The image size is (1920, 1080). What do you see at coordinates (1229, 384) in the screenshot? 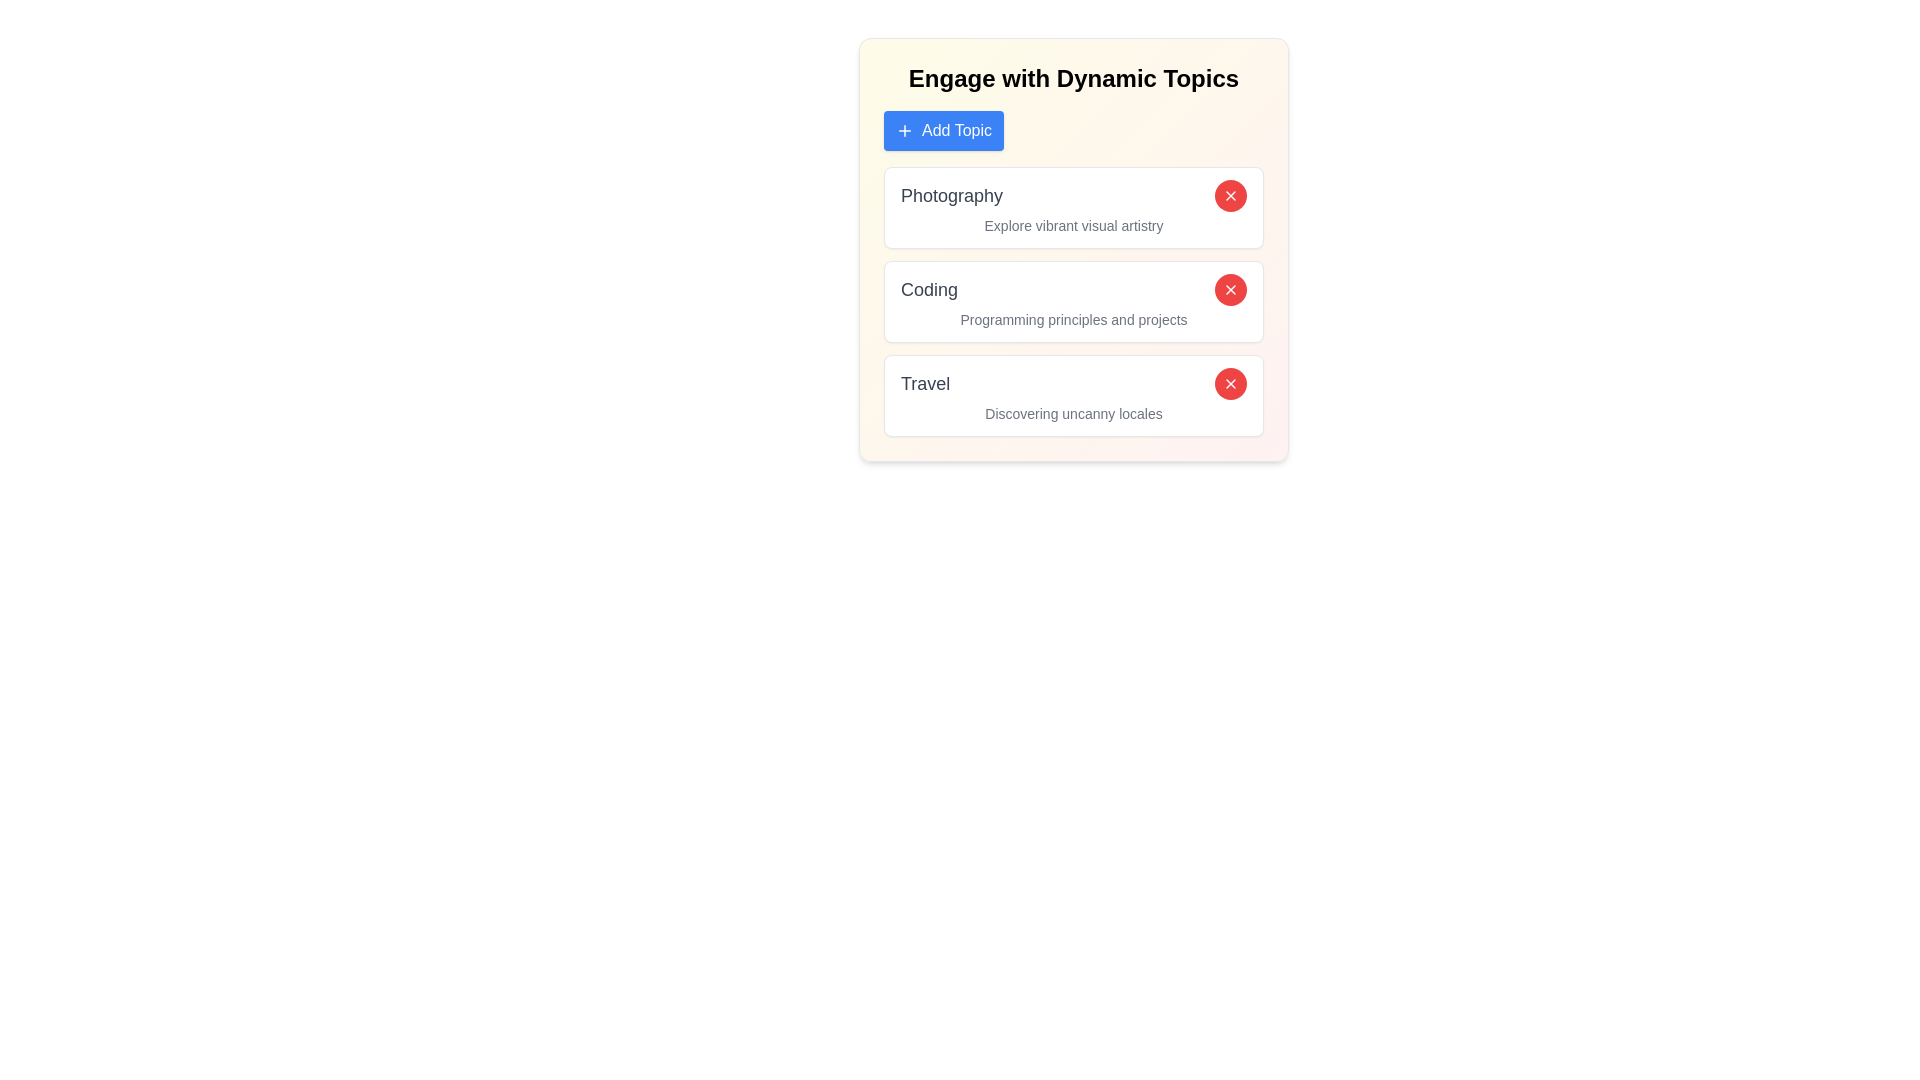
I see `red 'X' button next to the topic labeled Travel to remove it` at bounding box center [1229, 384].